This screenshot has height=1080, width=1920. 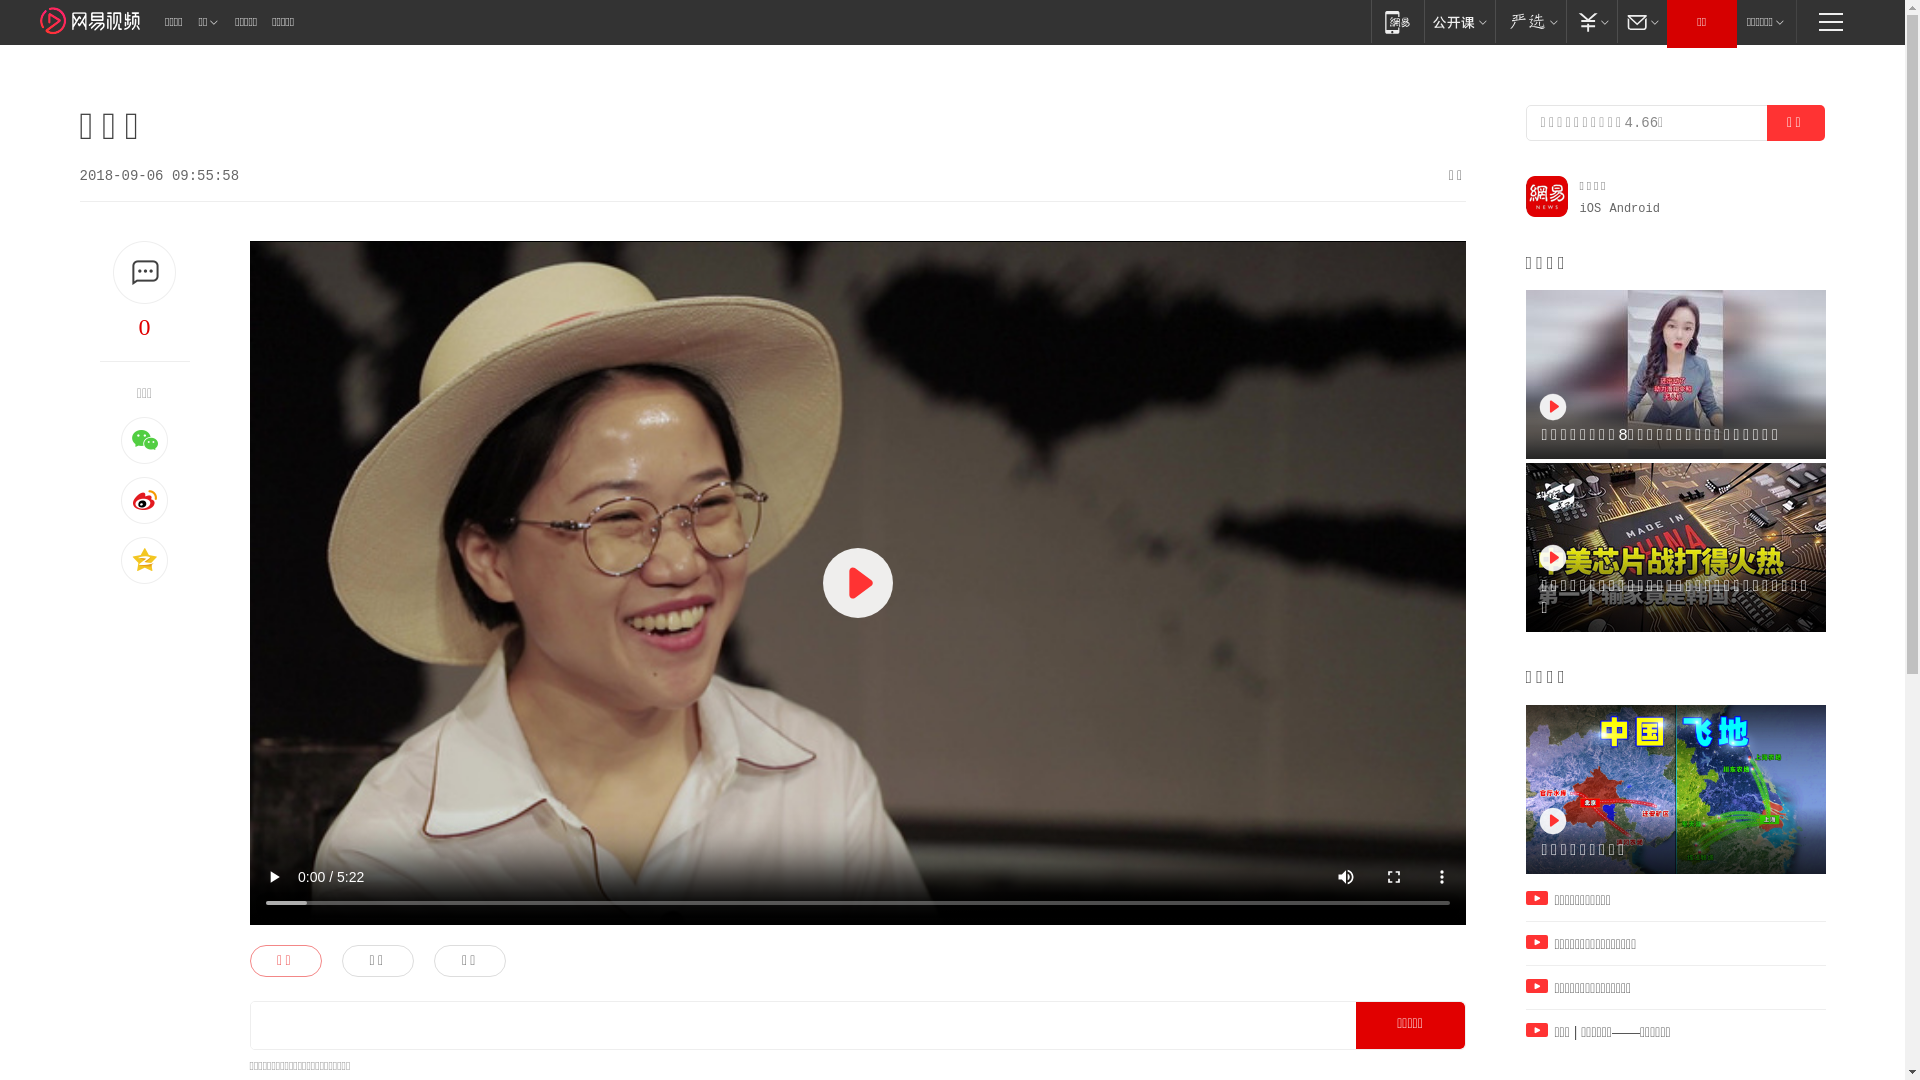 What do you see at coordinates (1589, 208) in the screenshot?
I see `'iOS'` at bounding box center [1589, 208].